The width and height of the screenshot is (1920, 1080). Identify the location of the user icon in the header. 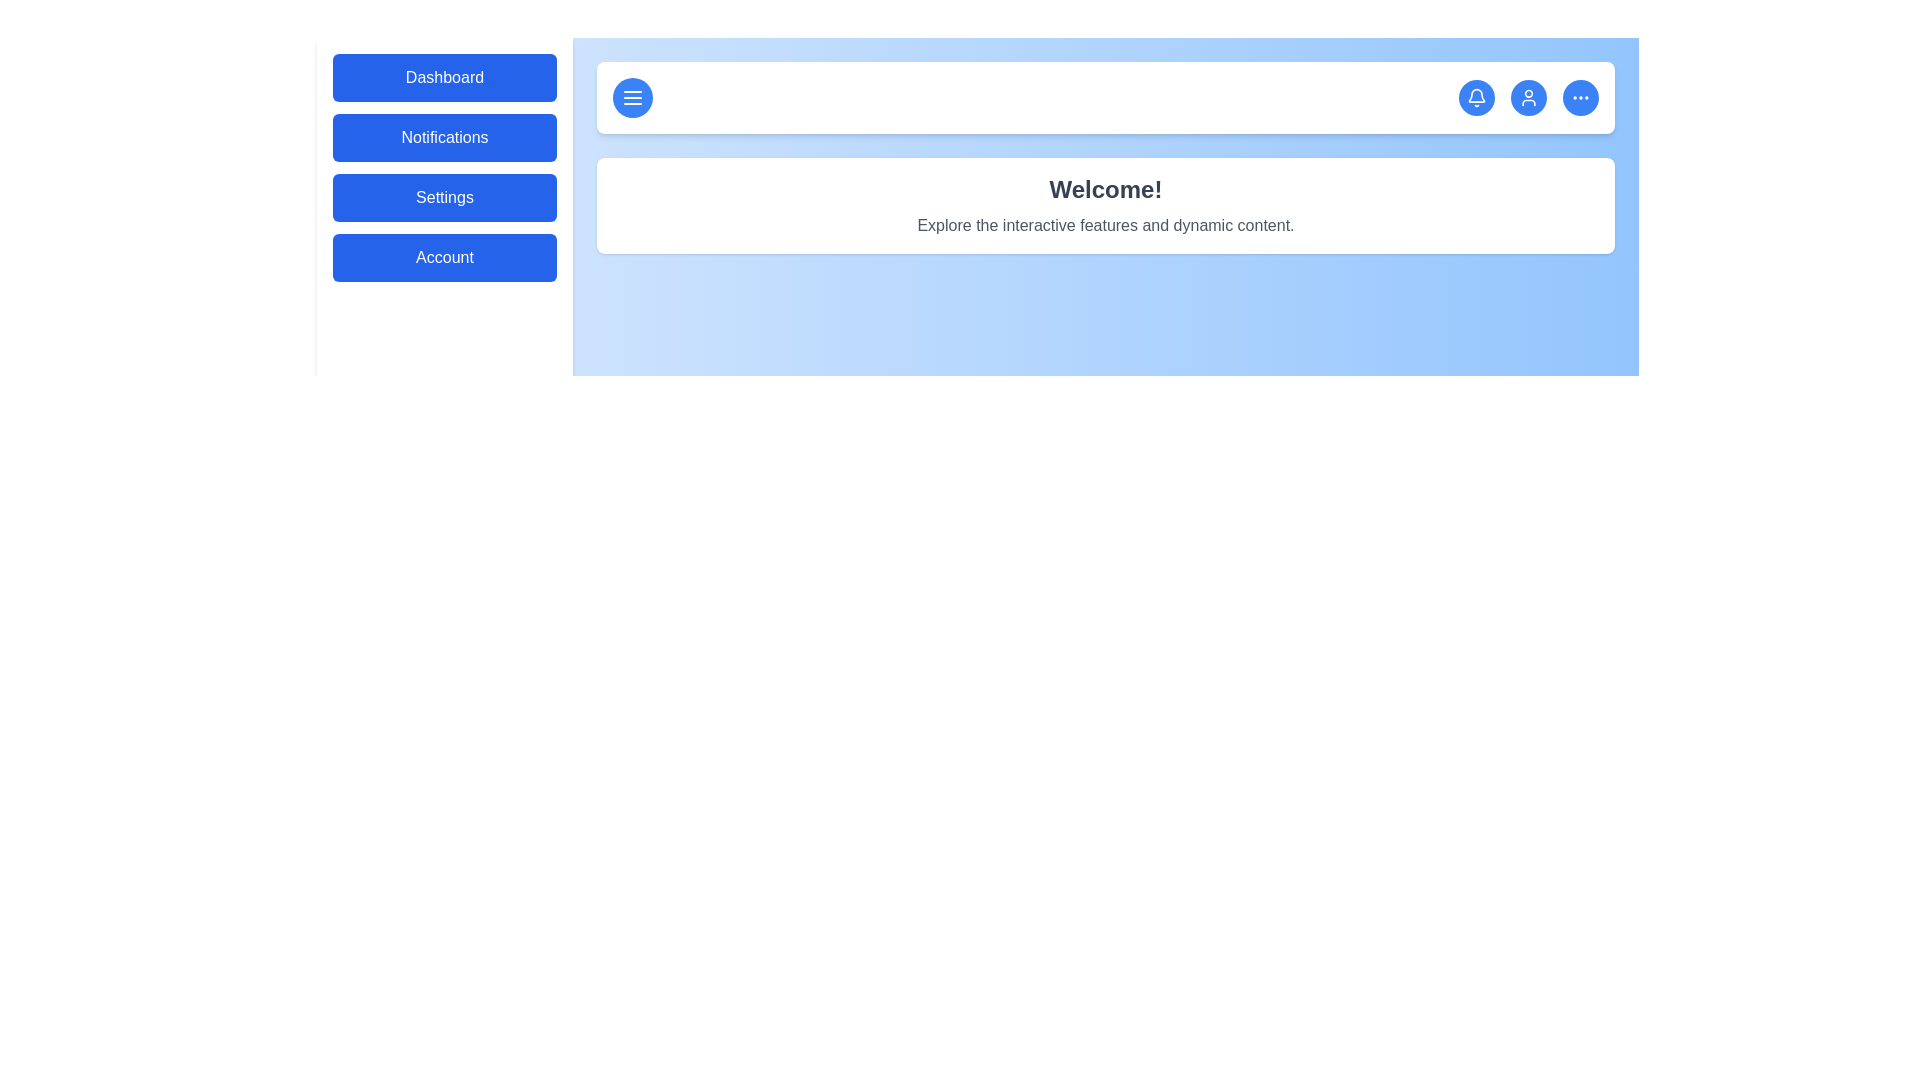
(1528, 97).